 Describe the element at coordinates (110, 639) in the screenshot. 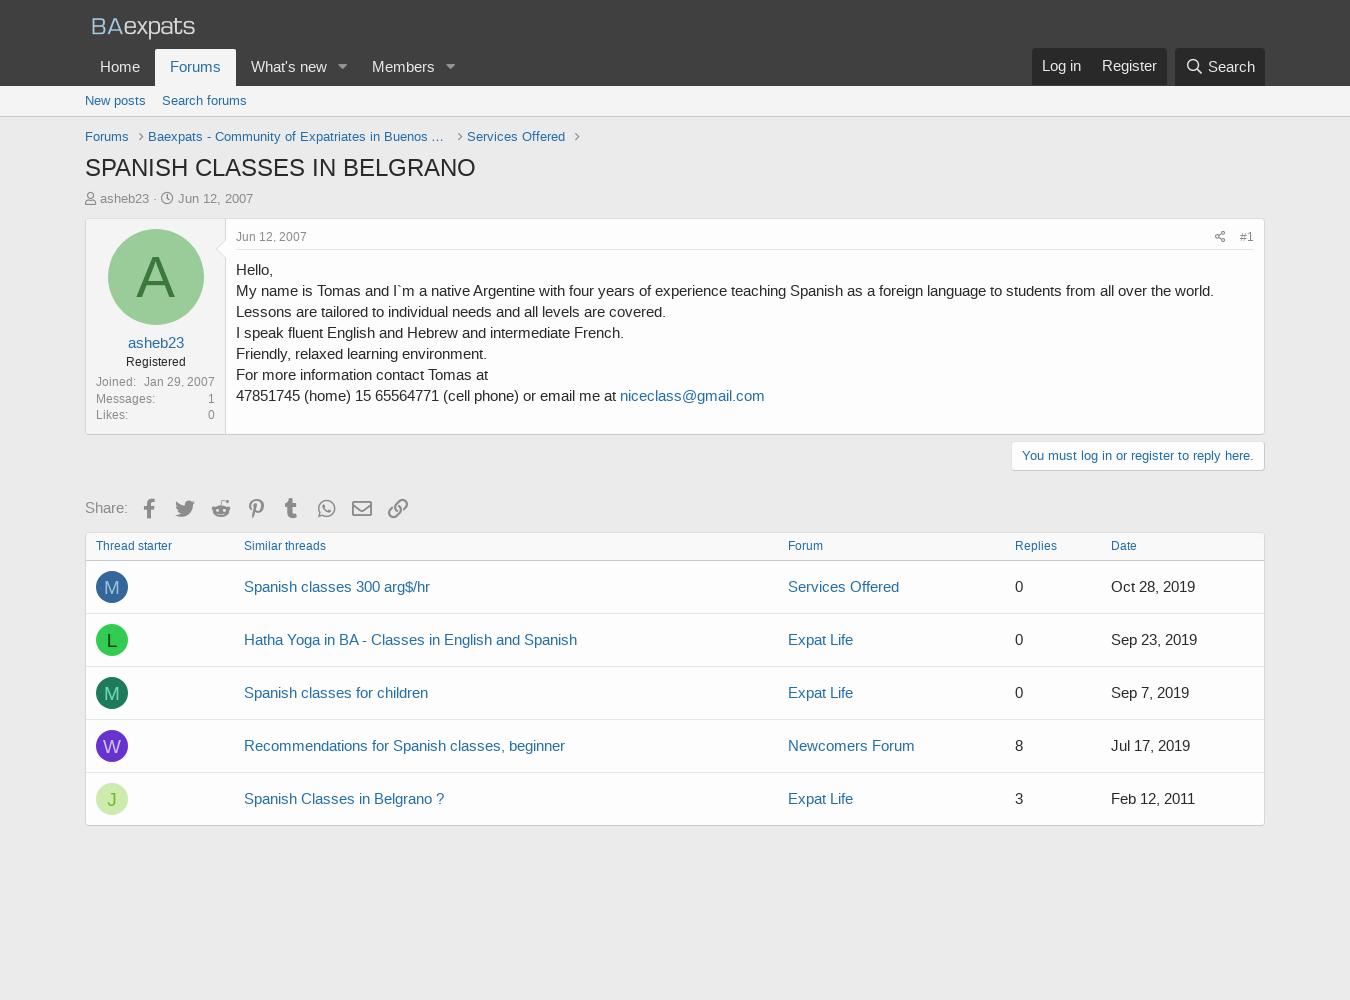

I see `'L'` at that location.